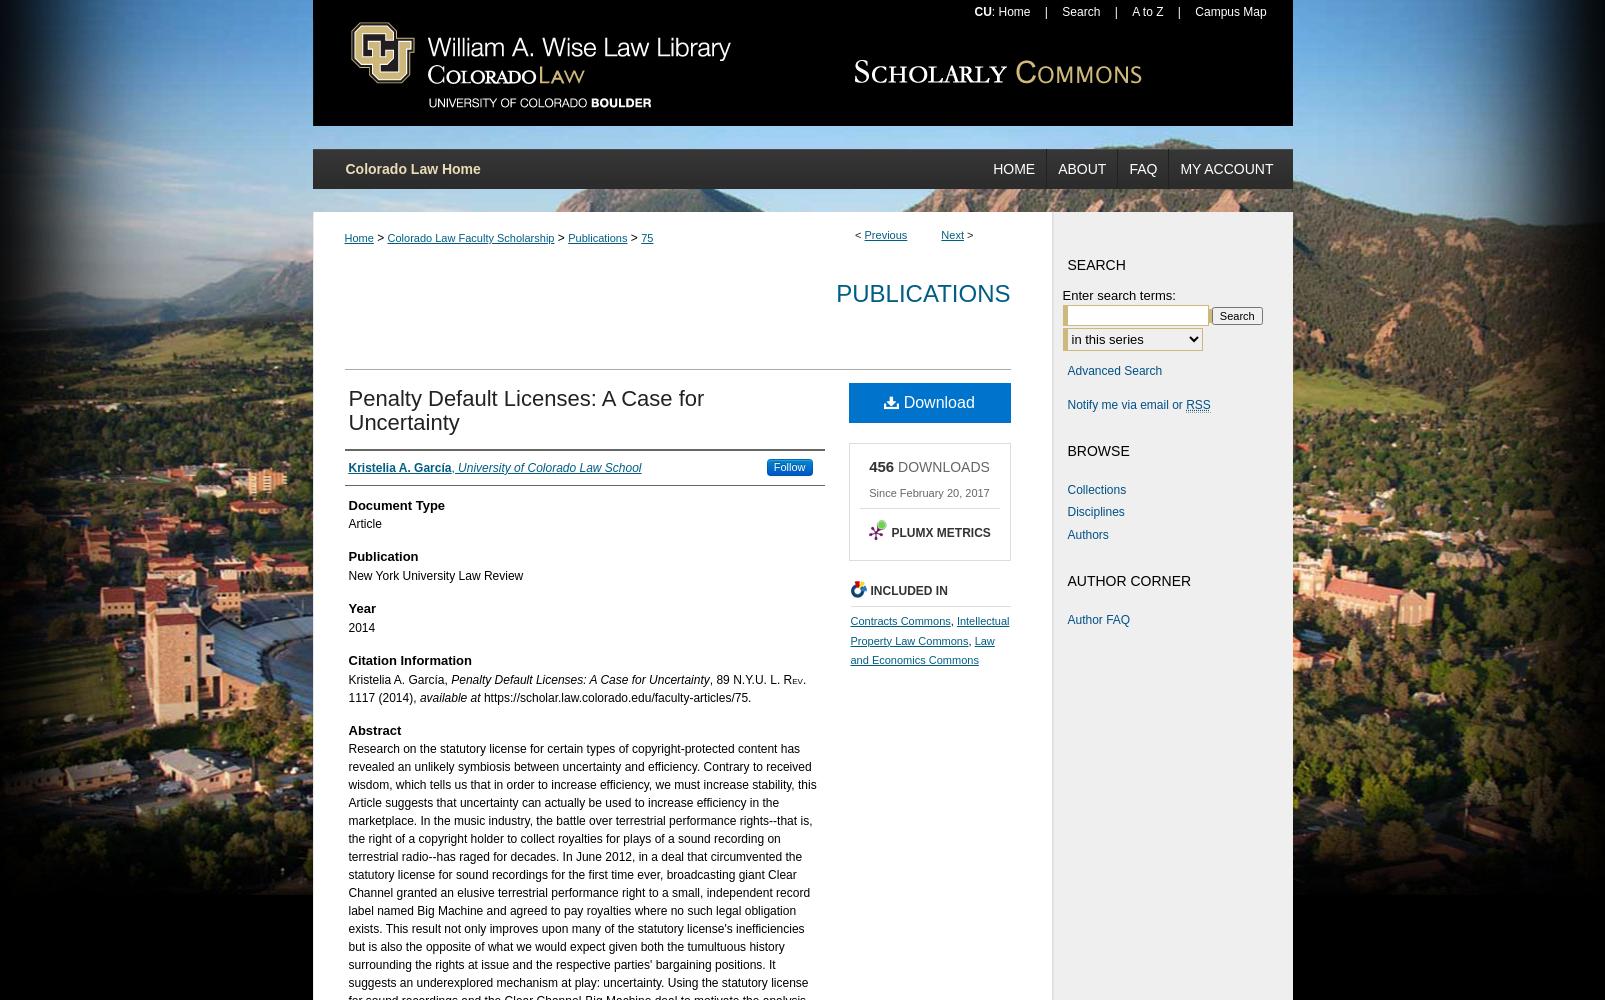  Describe the element at coordinates (381, 556) in the screenshot. I see `'Publication'` at that location.